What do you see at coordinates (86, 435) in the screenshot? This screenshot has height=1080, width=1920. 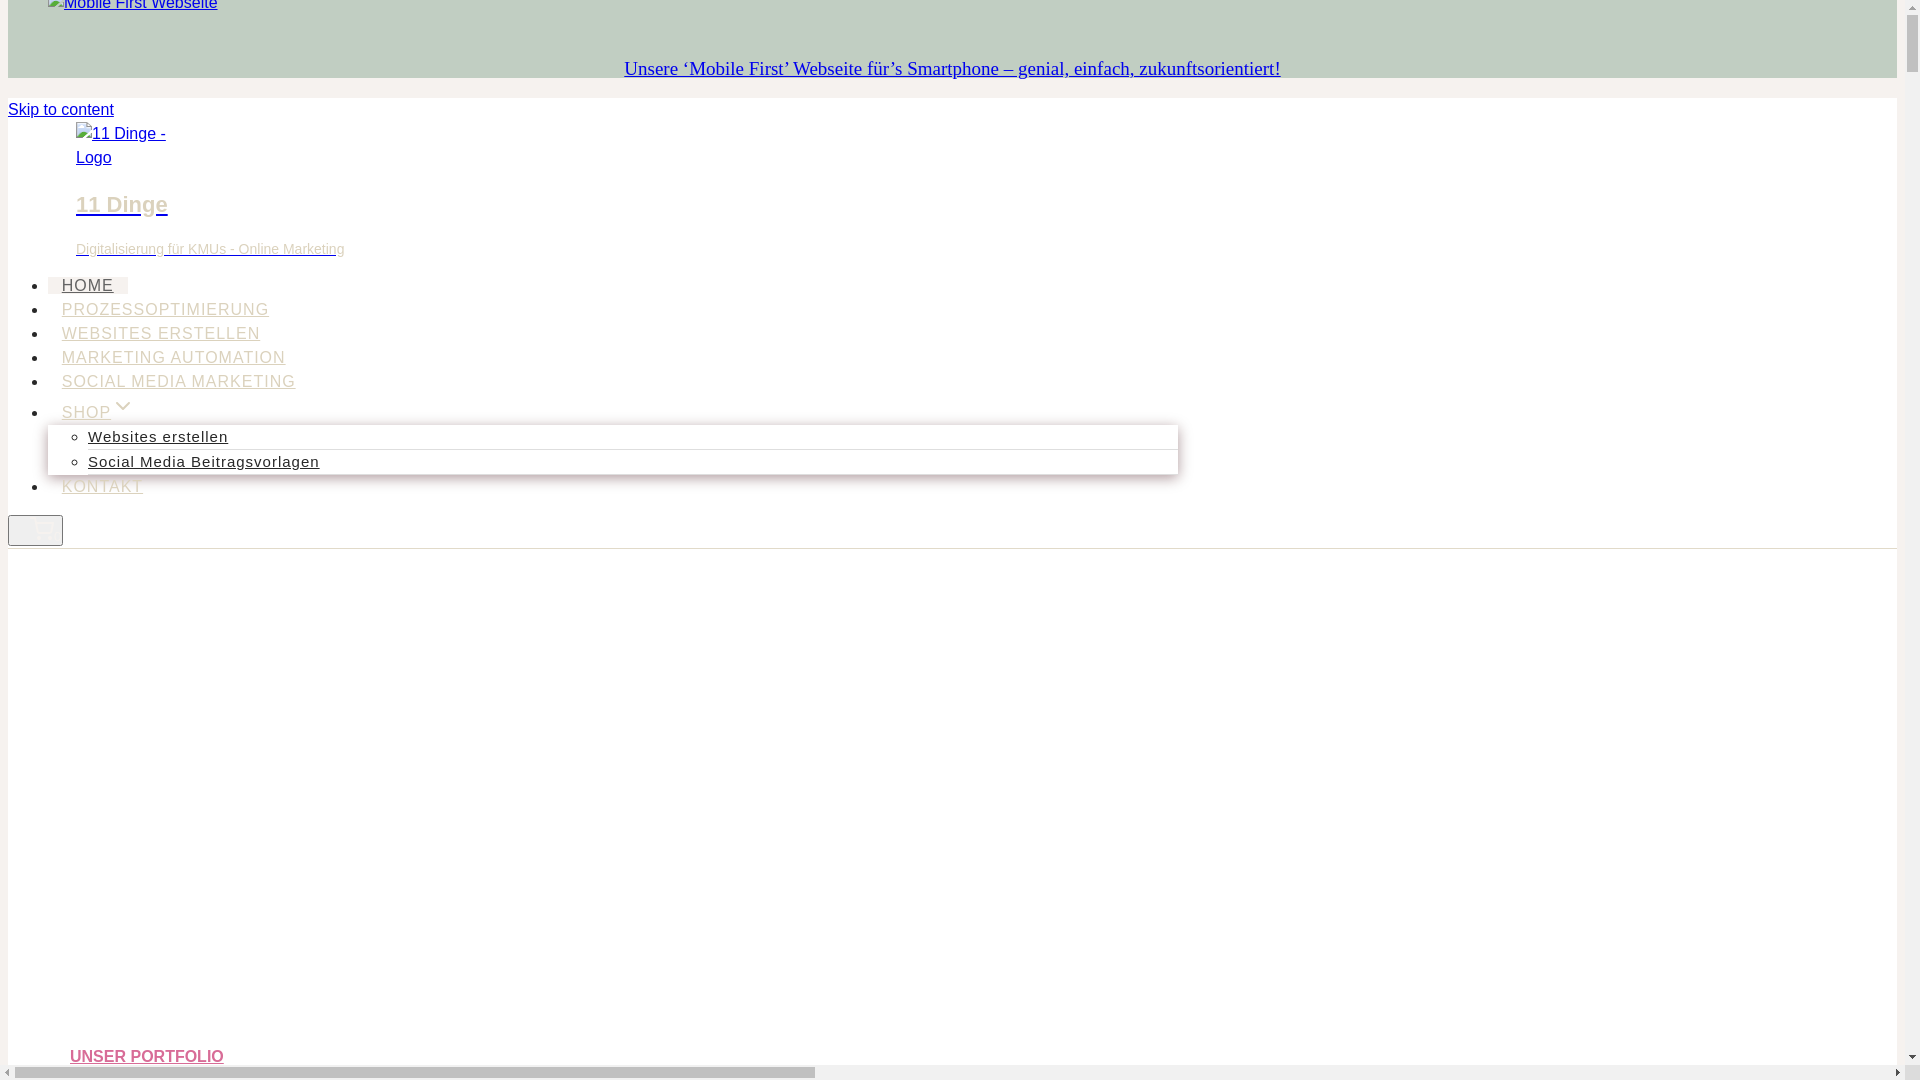 I see `'Websites erstellen'` at bounding box center [86, 435].